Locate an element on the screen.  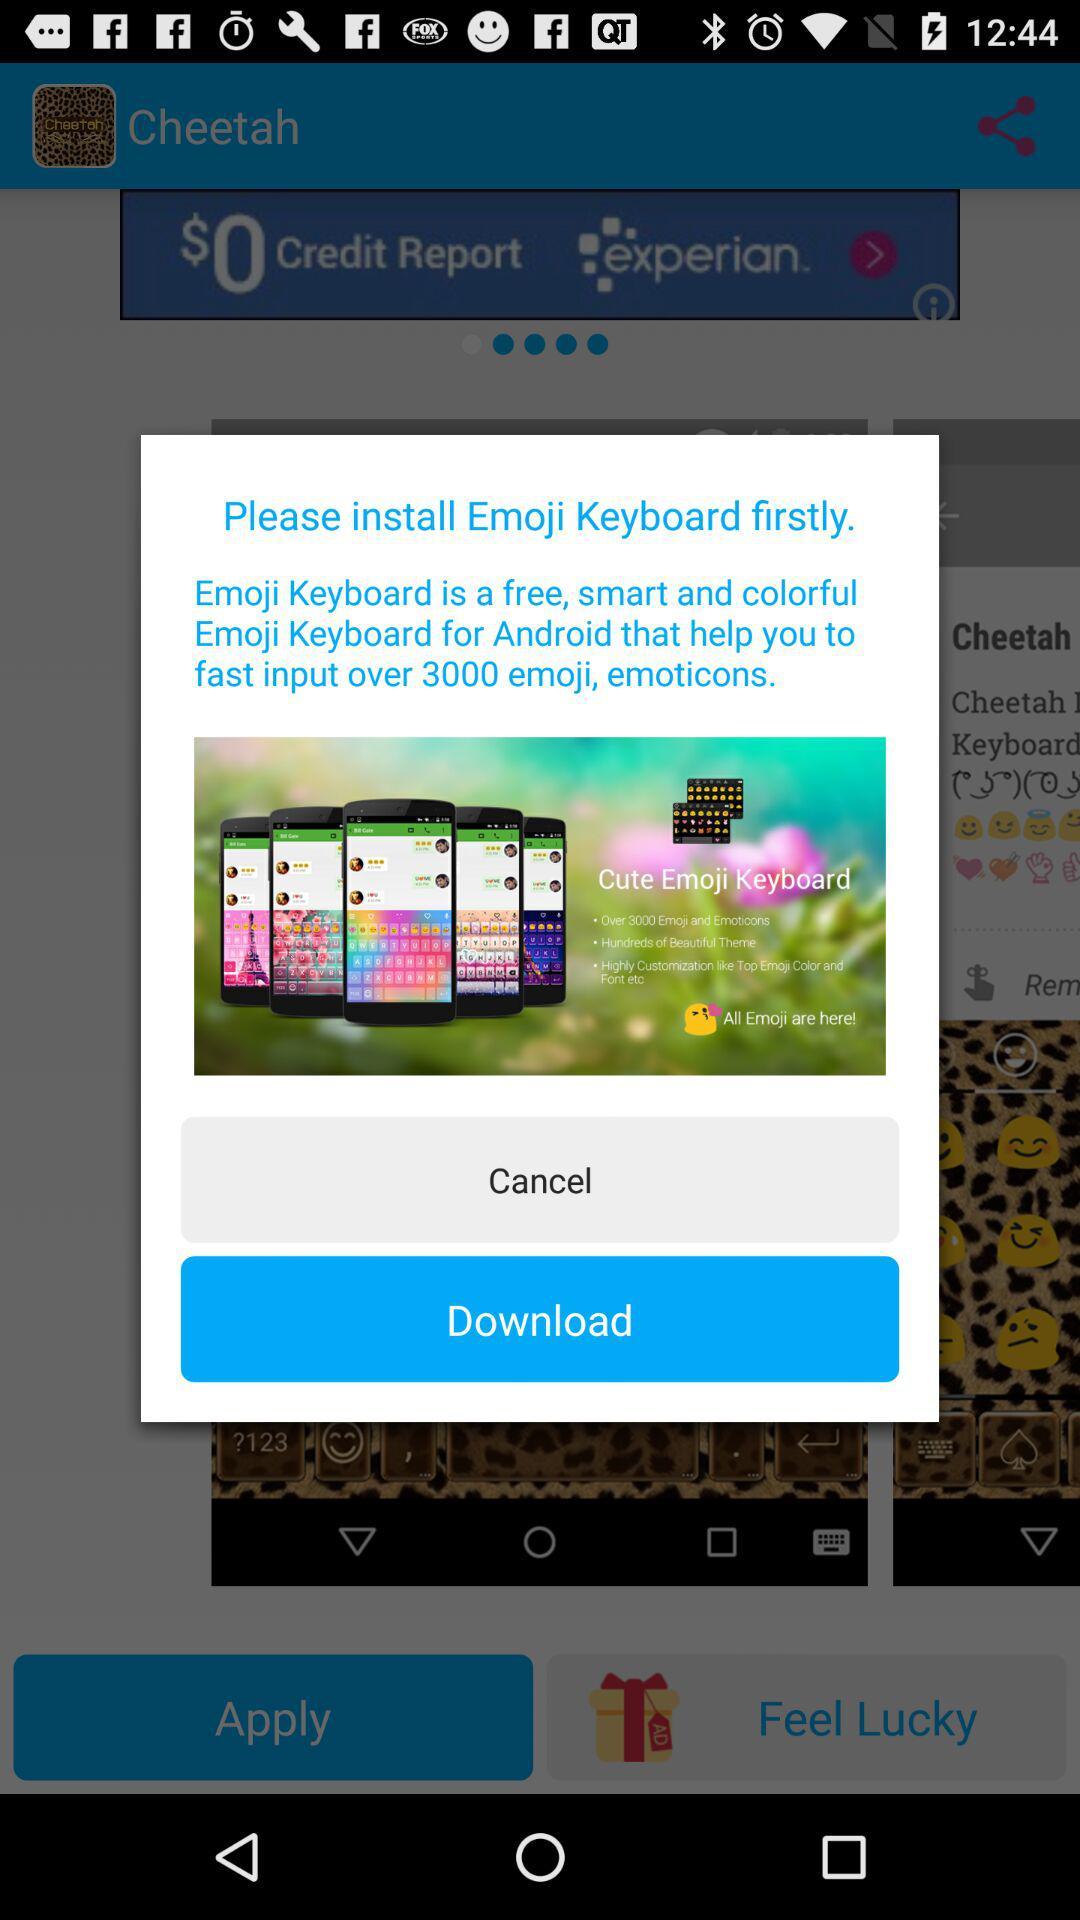
item below cancel is located at coordinates (540, 1319).